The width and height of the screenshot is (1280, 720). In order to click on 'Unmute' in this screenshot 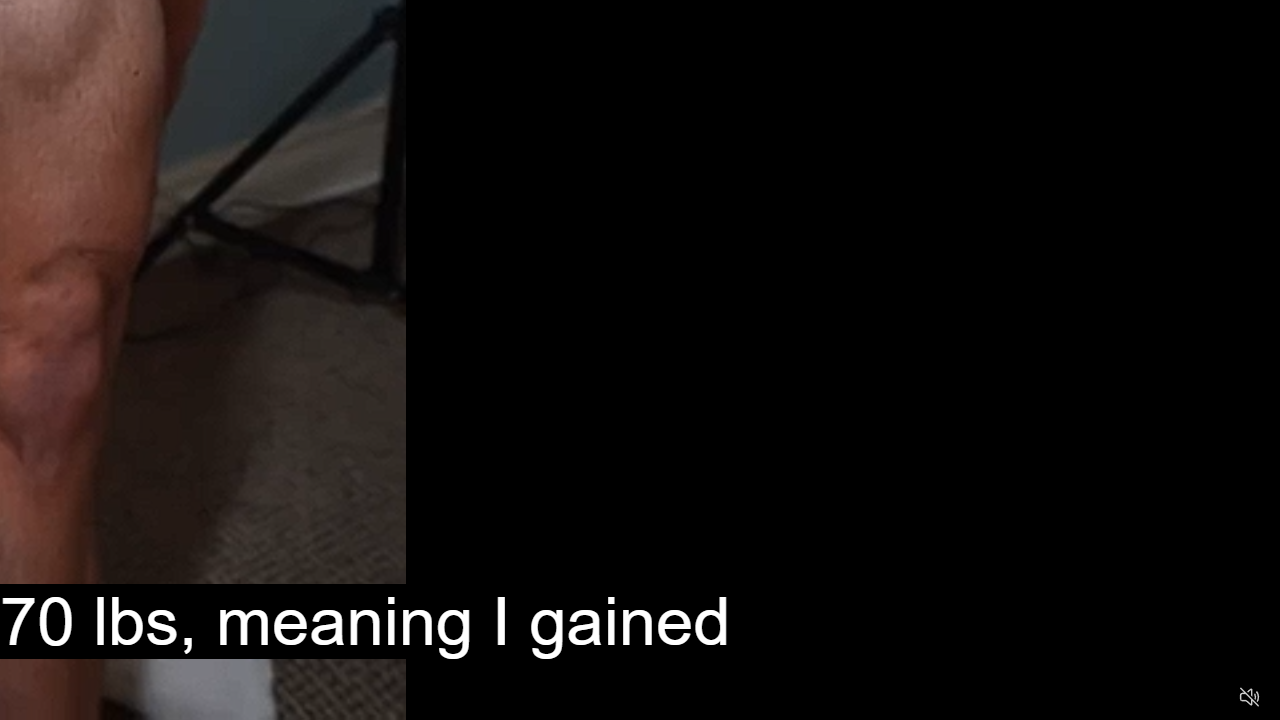, I will do `click(1248, 695)`.